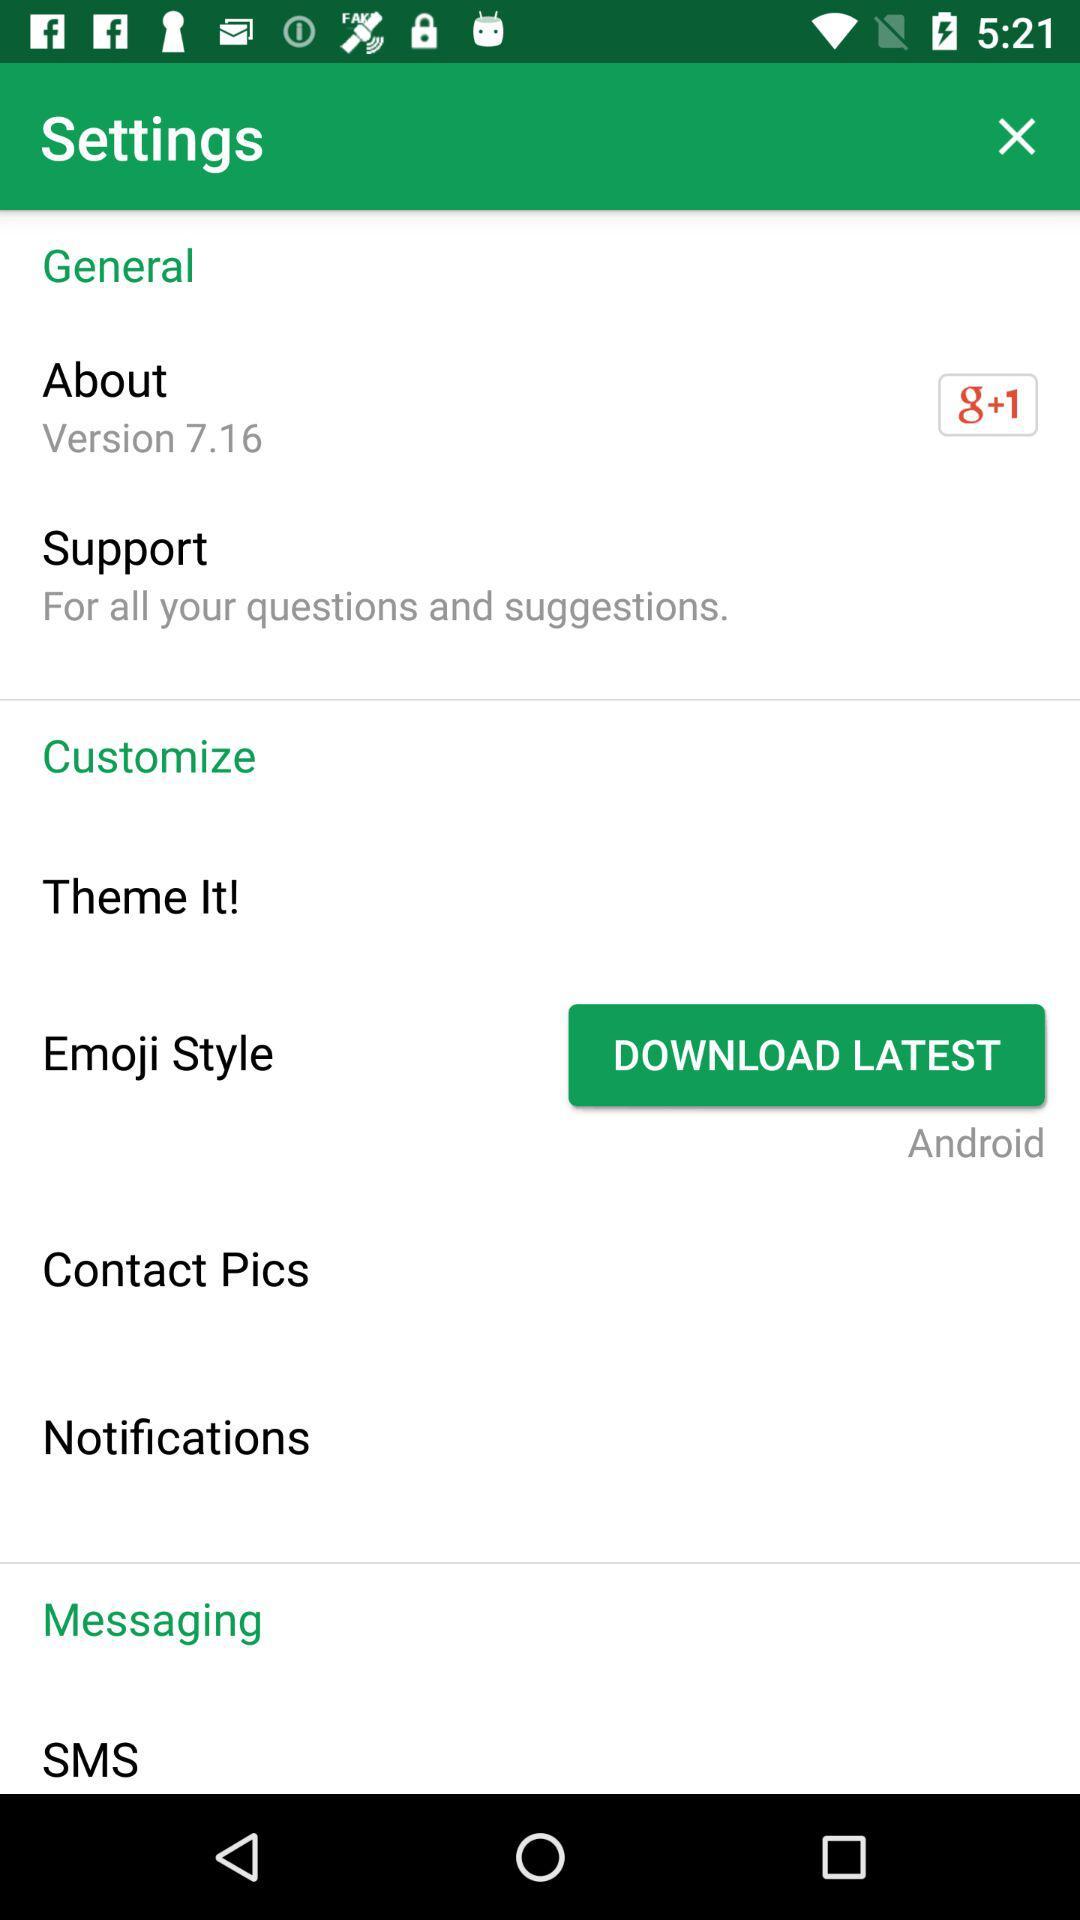 This screenshot has height=1920, width=1080. I want to click on the app to the right of emoji style item, so click(808, 1054).